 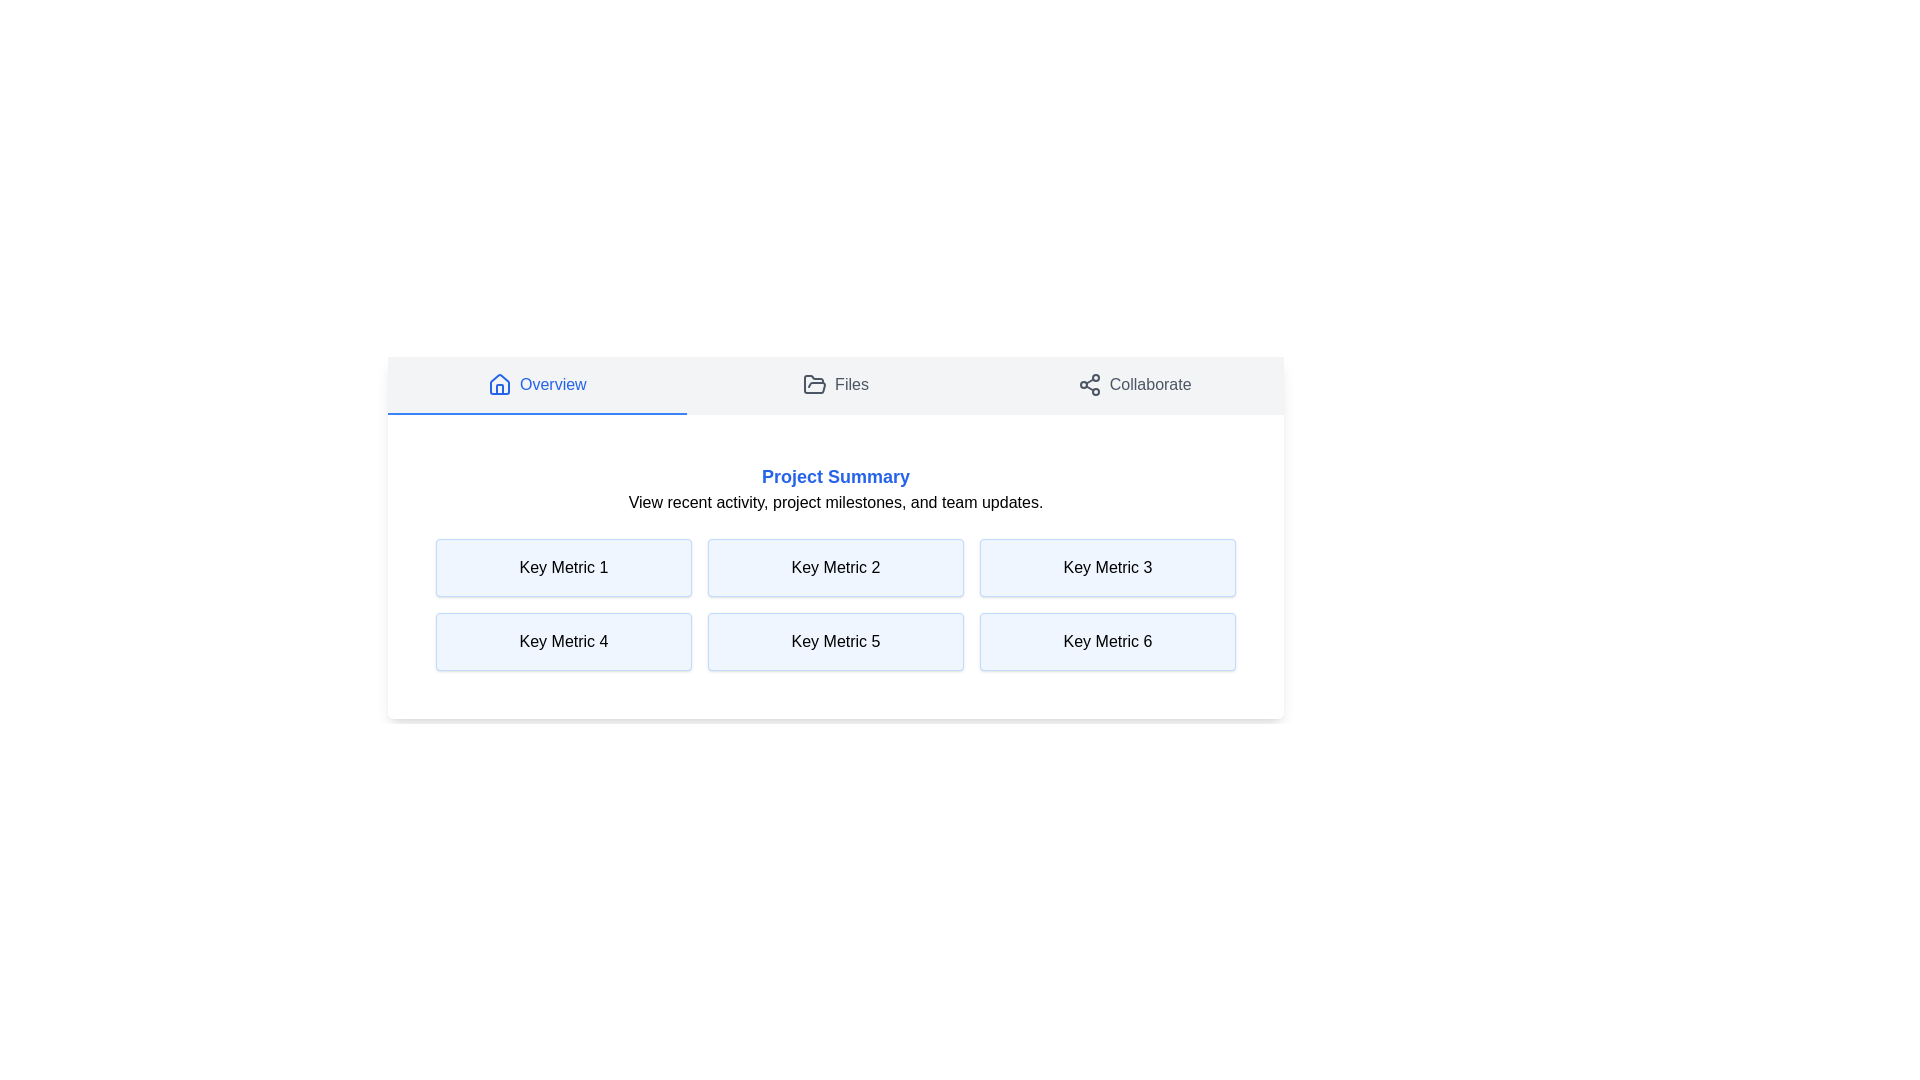 I want to click on the first navigation tab, so click(x=537, y=385).